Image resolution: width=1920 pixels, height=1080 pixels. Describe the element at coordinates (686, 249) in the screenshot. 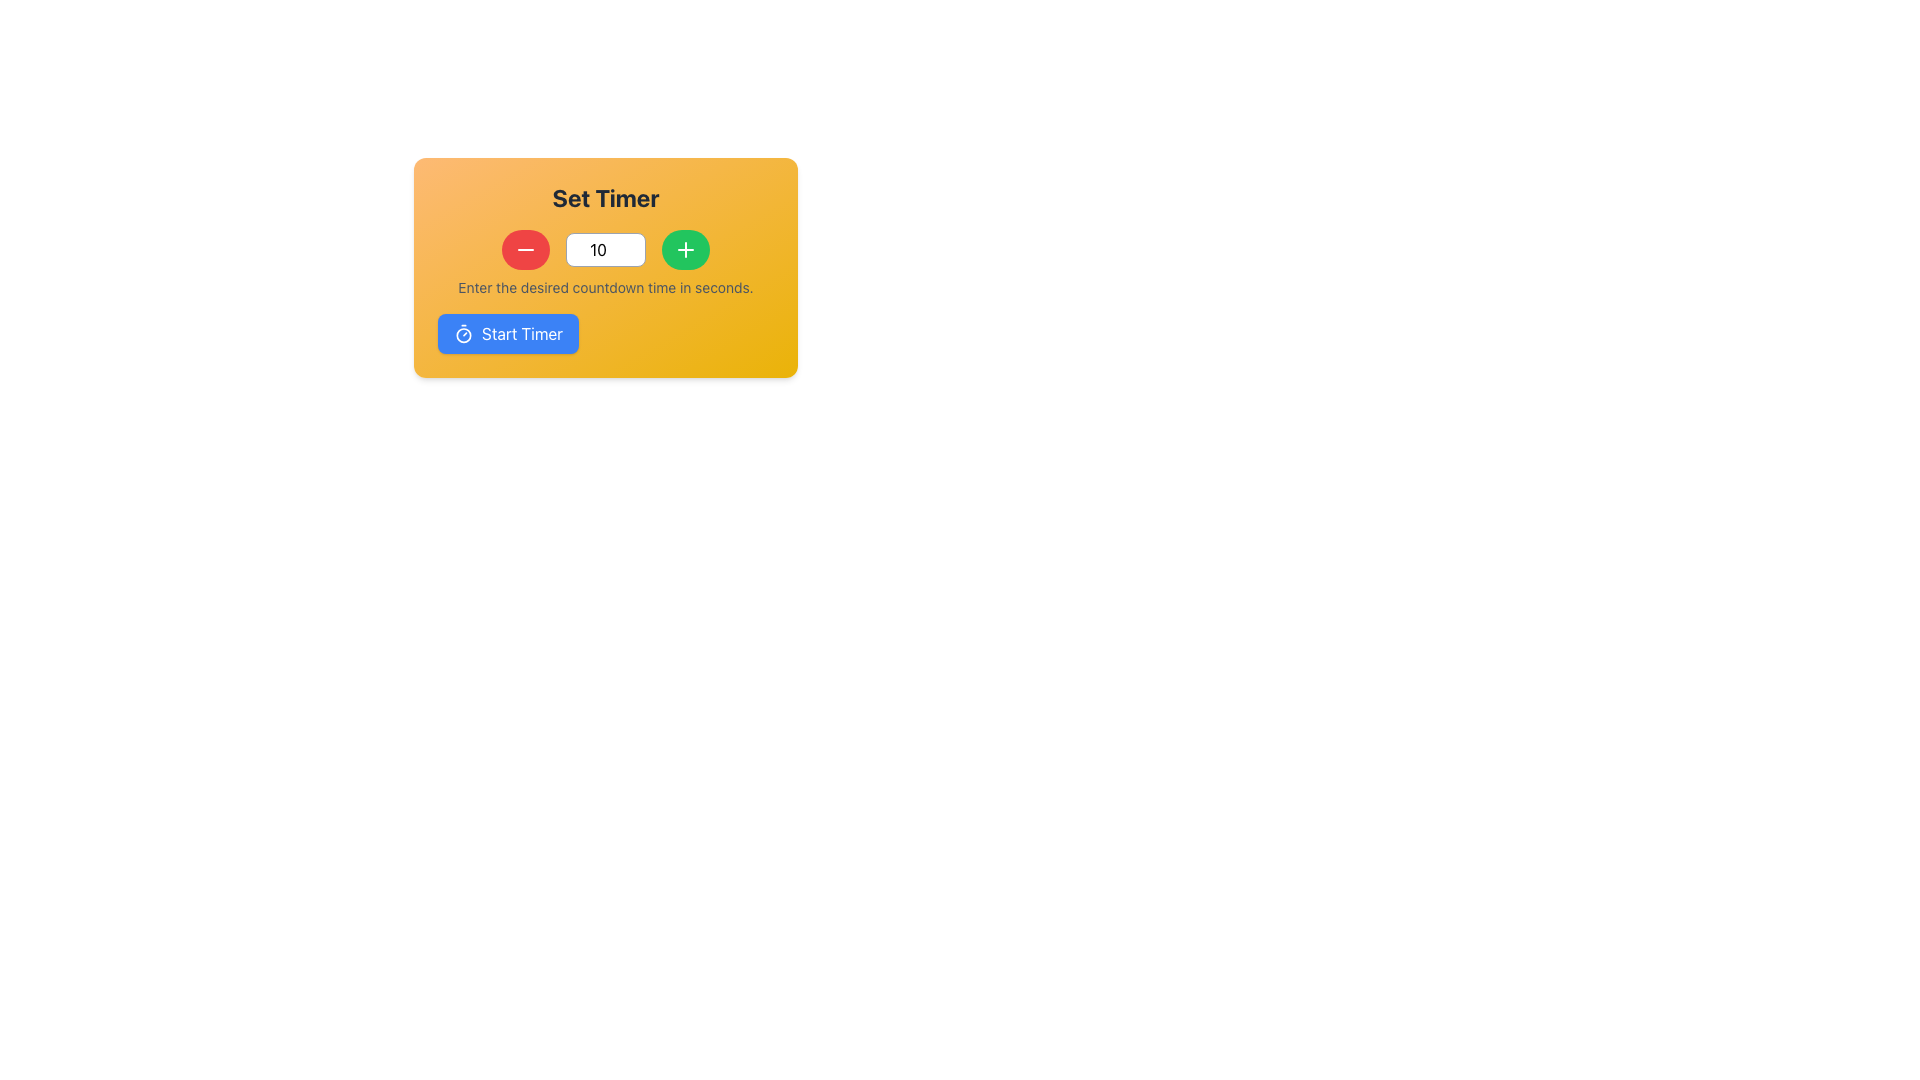

I see `the green circular button with a white plus symbol located in the top-right section of the orange-yellow card` at that location.